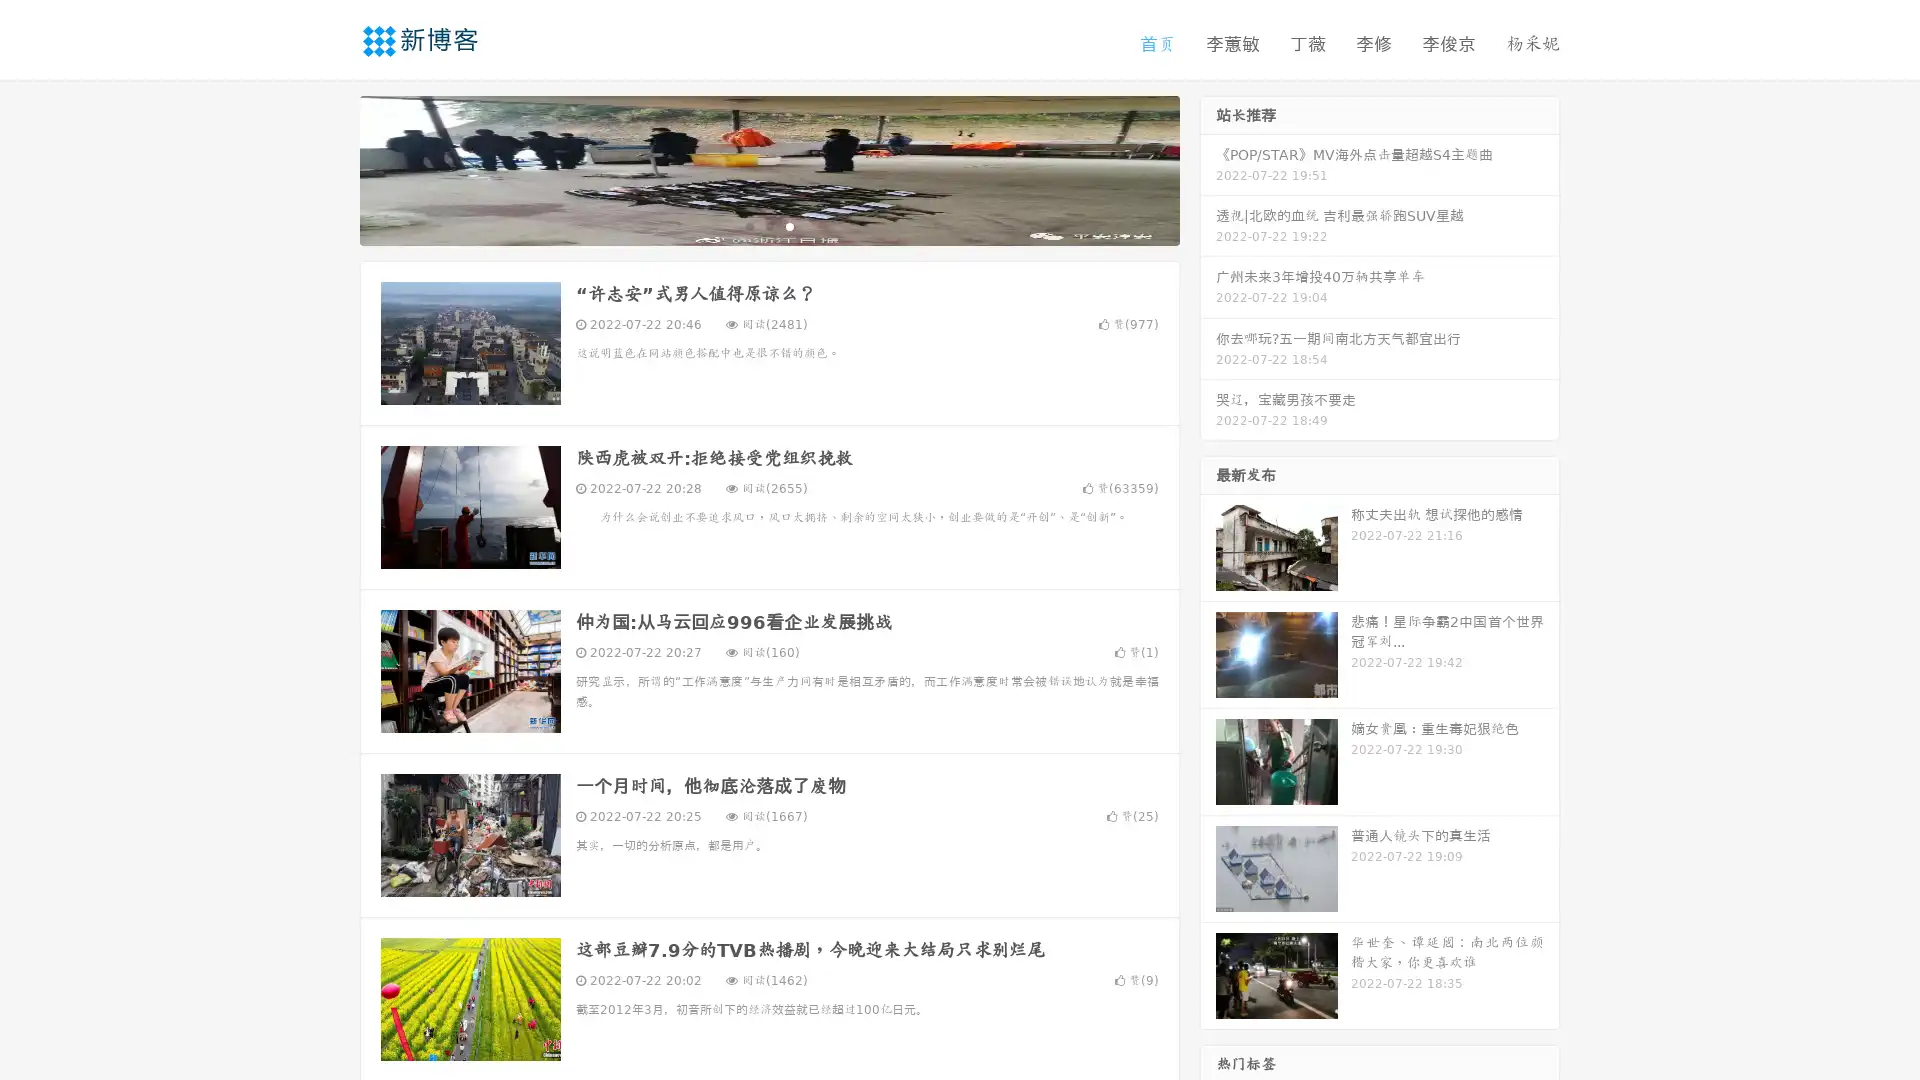  What do you see at coordinates (330, 168) in the screenshot?
I see `Previous slide` at bounding box center [330, 168].